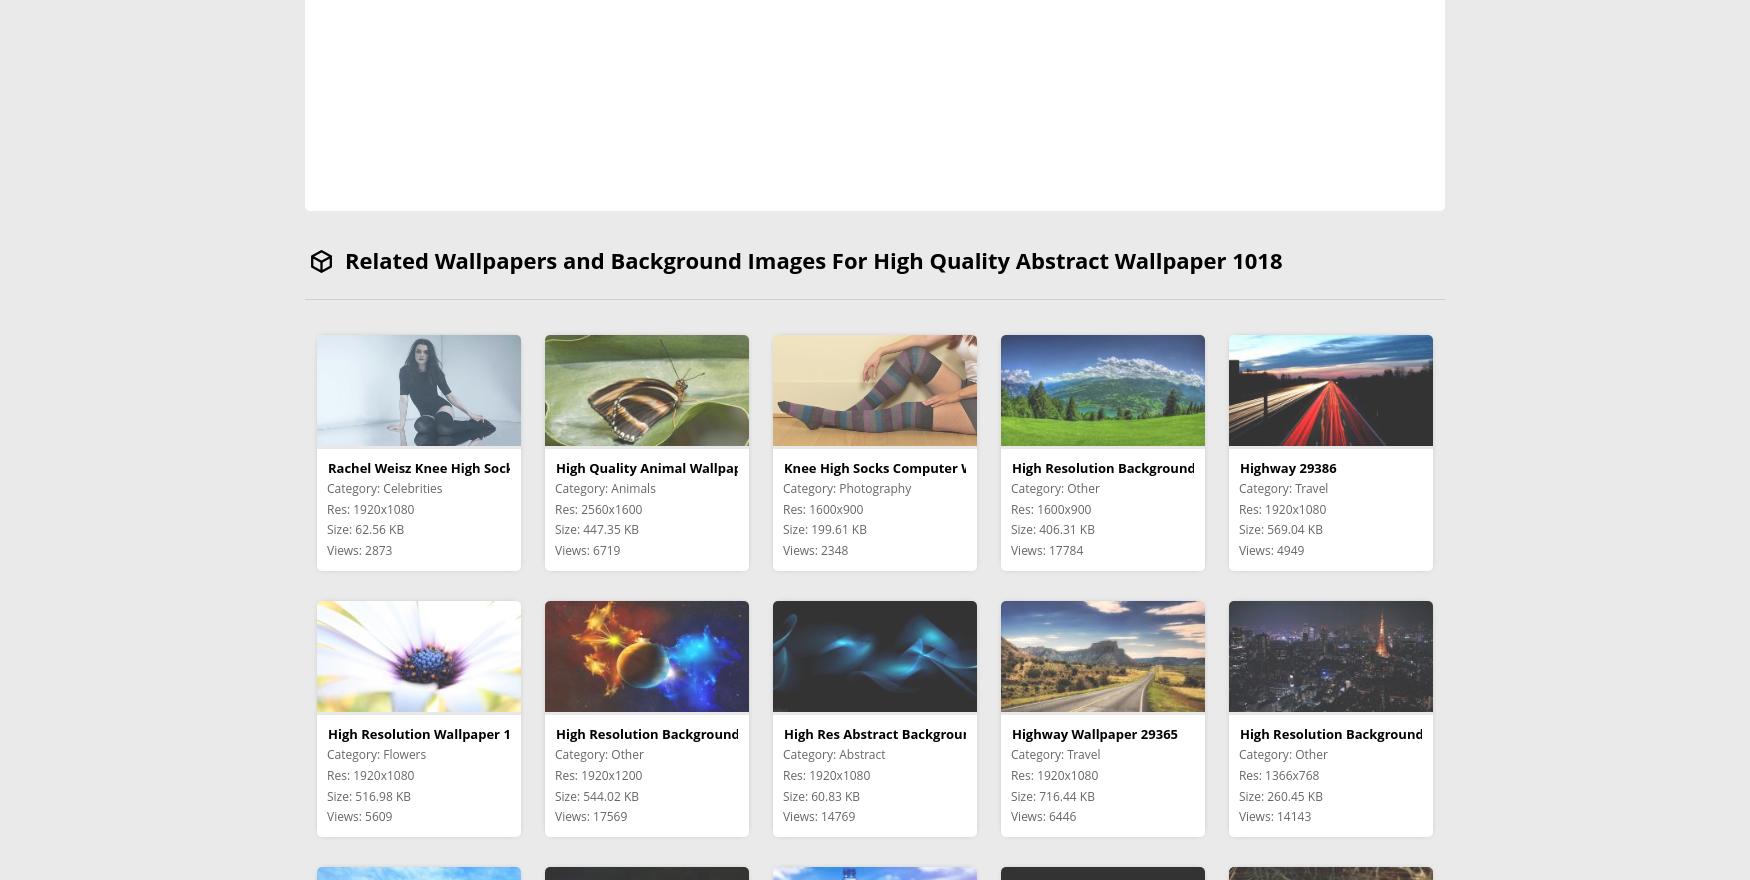  What do you see at coordinates (1122, 466) in the screenshot?
I see `'High Resolution Backgrounds 4695'` at bounding box center [1122, 466].